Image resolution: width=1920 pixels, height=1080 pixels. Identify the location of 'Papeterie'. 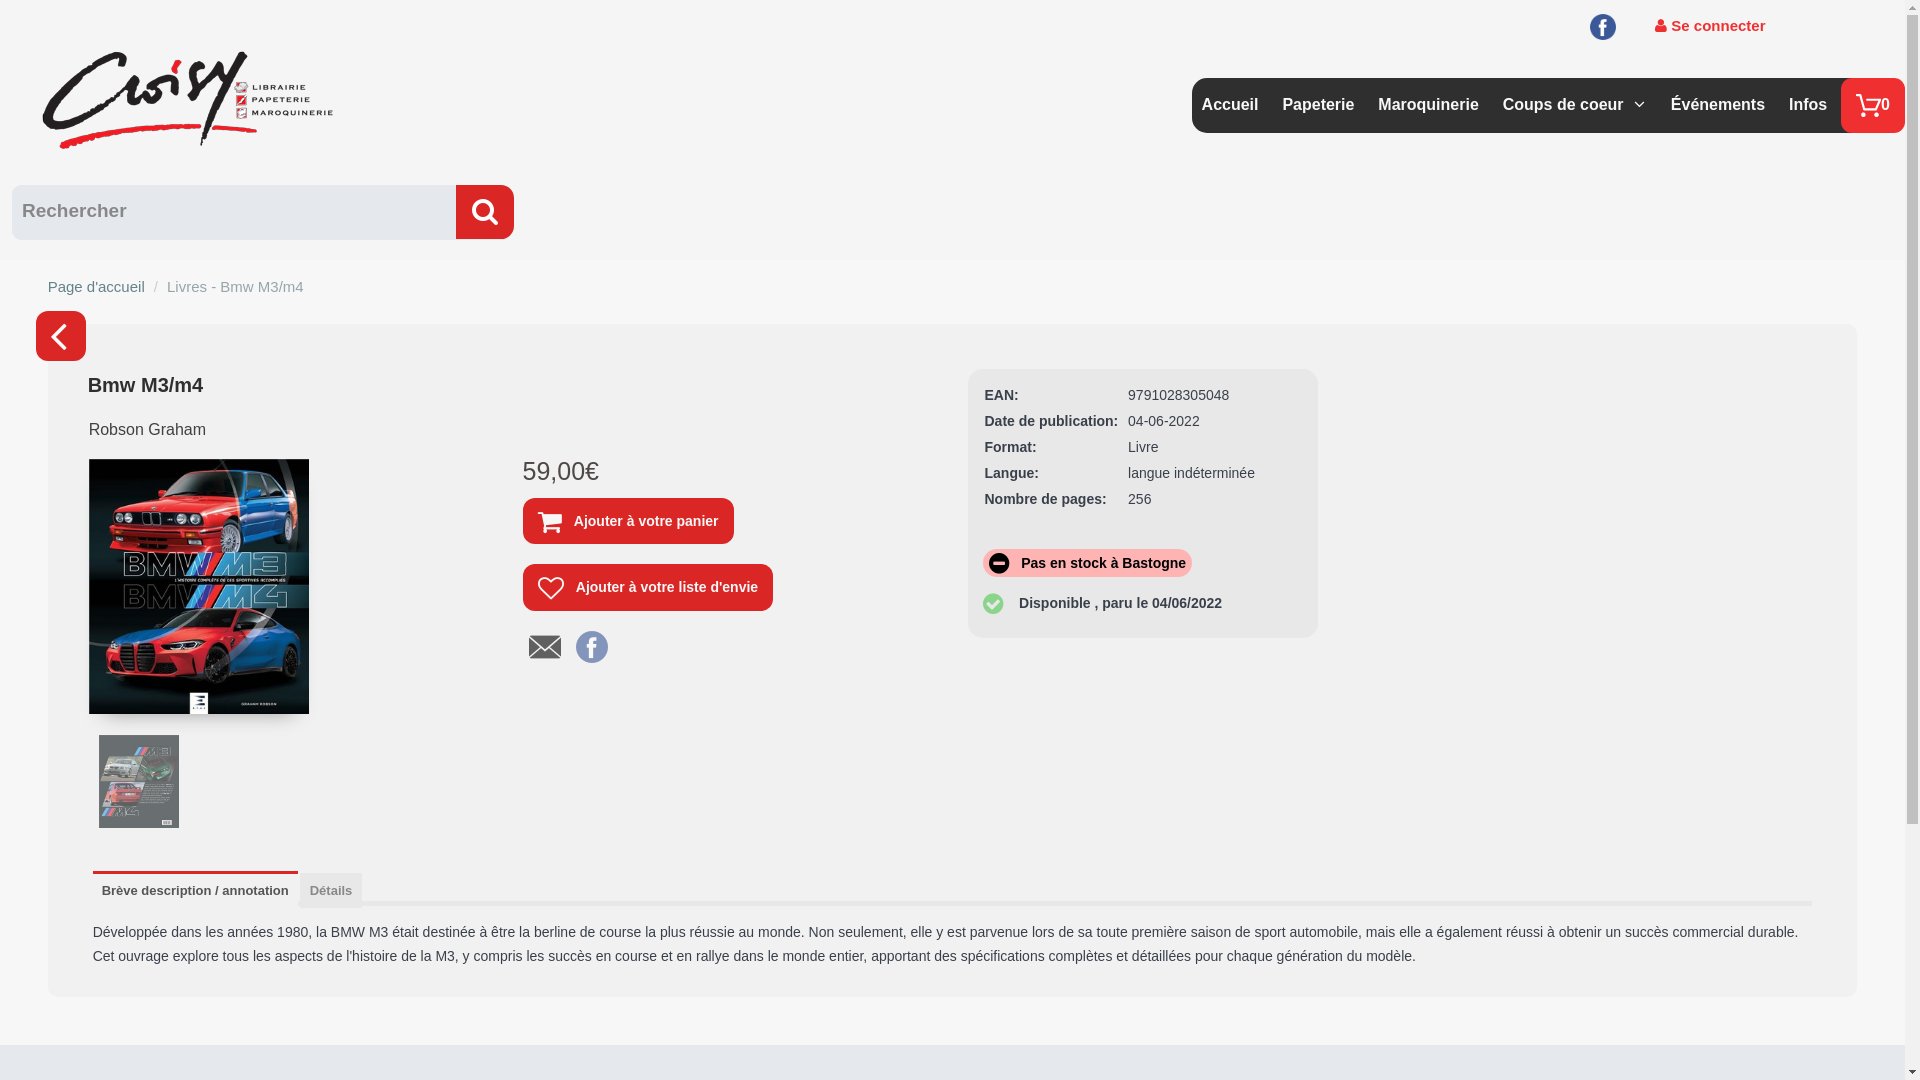
(1318, 97).